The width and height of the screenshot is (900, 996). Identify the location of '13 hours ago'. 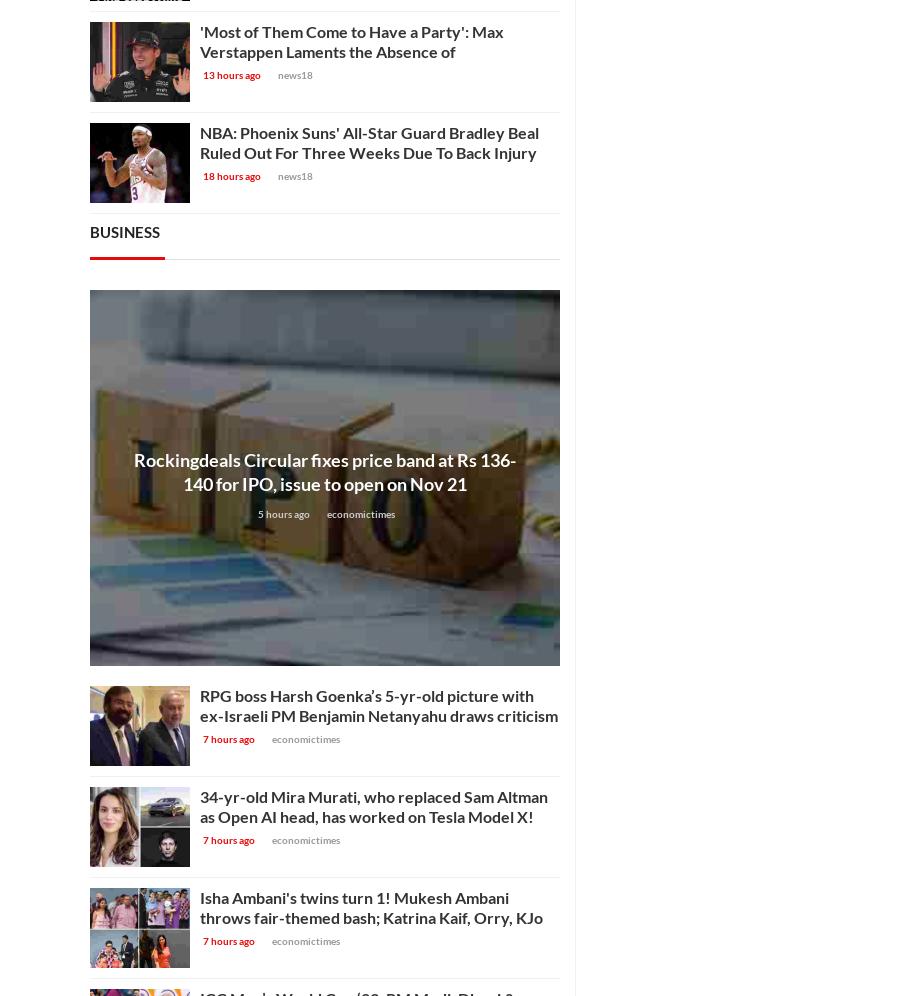
(231, 73).